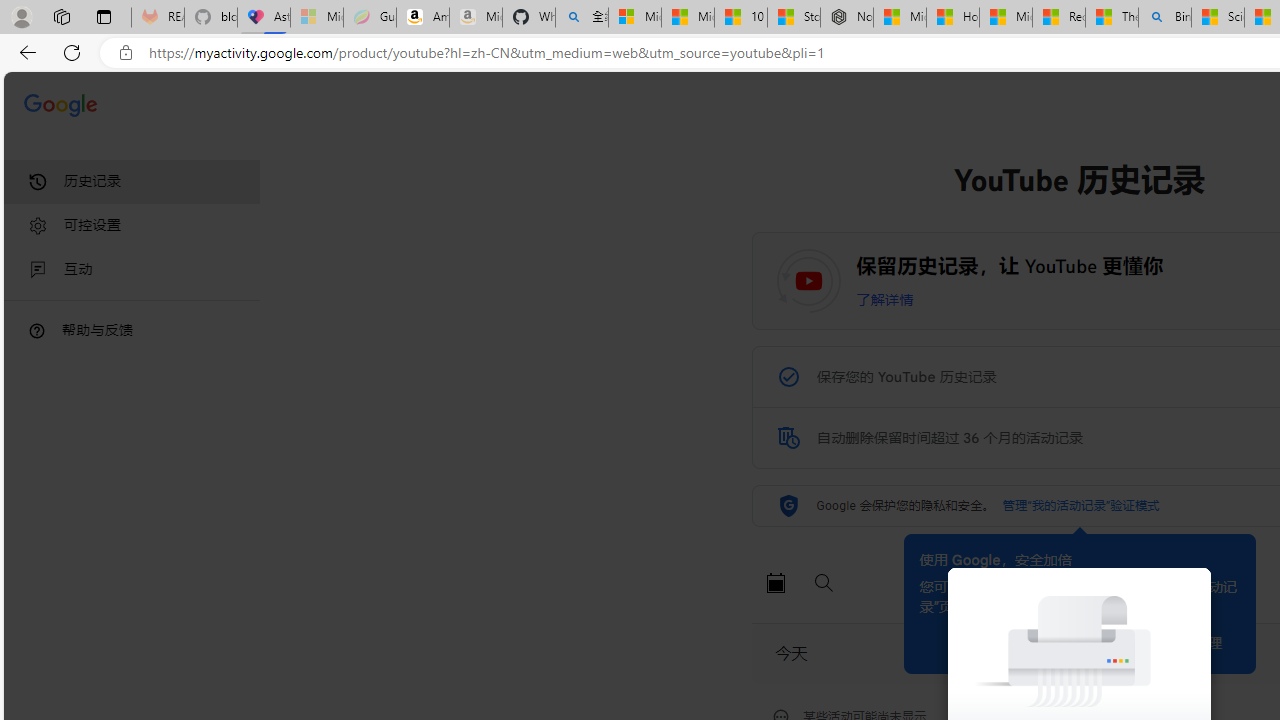 This screenshot has width=1280, height=720. What do you see at coordinates (1058, 17) in the screenshot?
I see `'Recipes - MSN'` at bounding box center [1058, 17].